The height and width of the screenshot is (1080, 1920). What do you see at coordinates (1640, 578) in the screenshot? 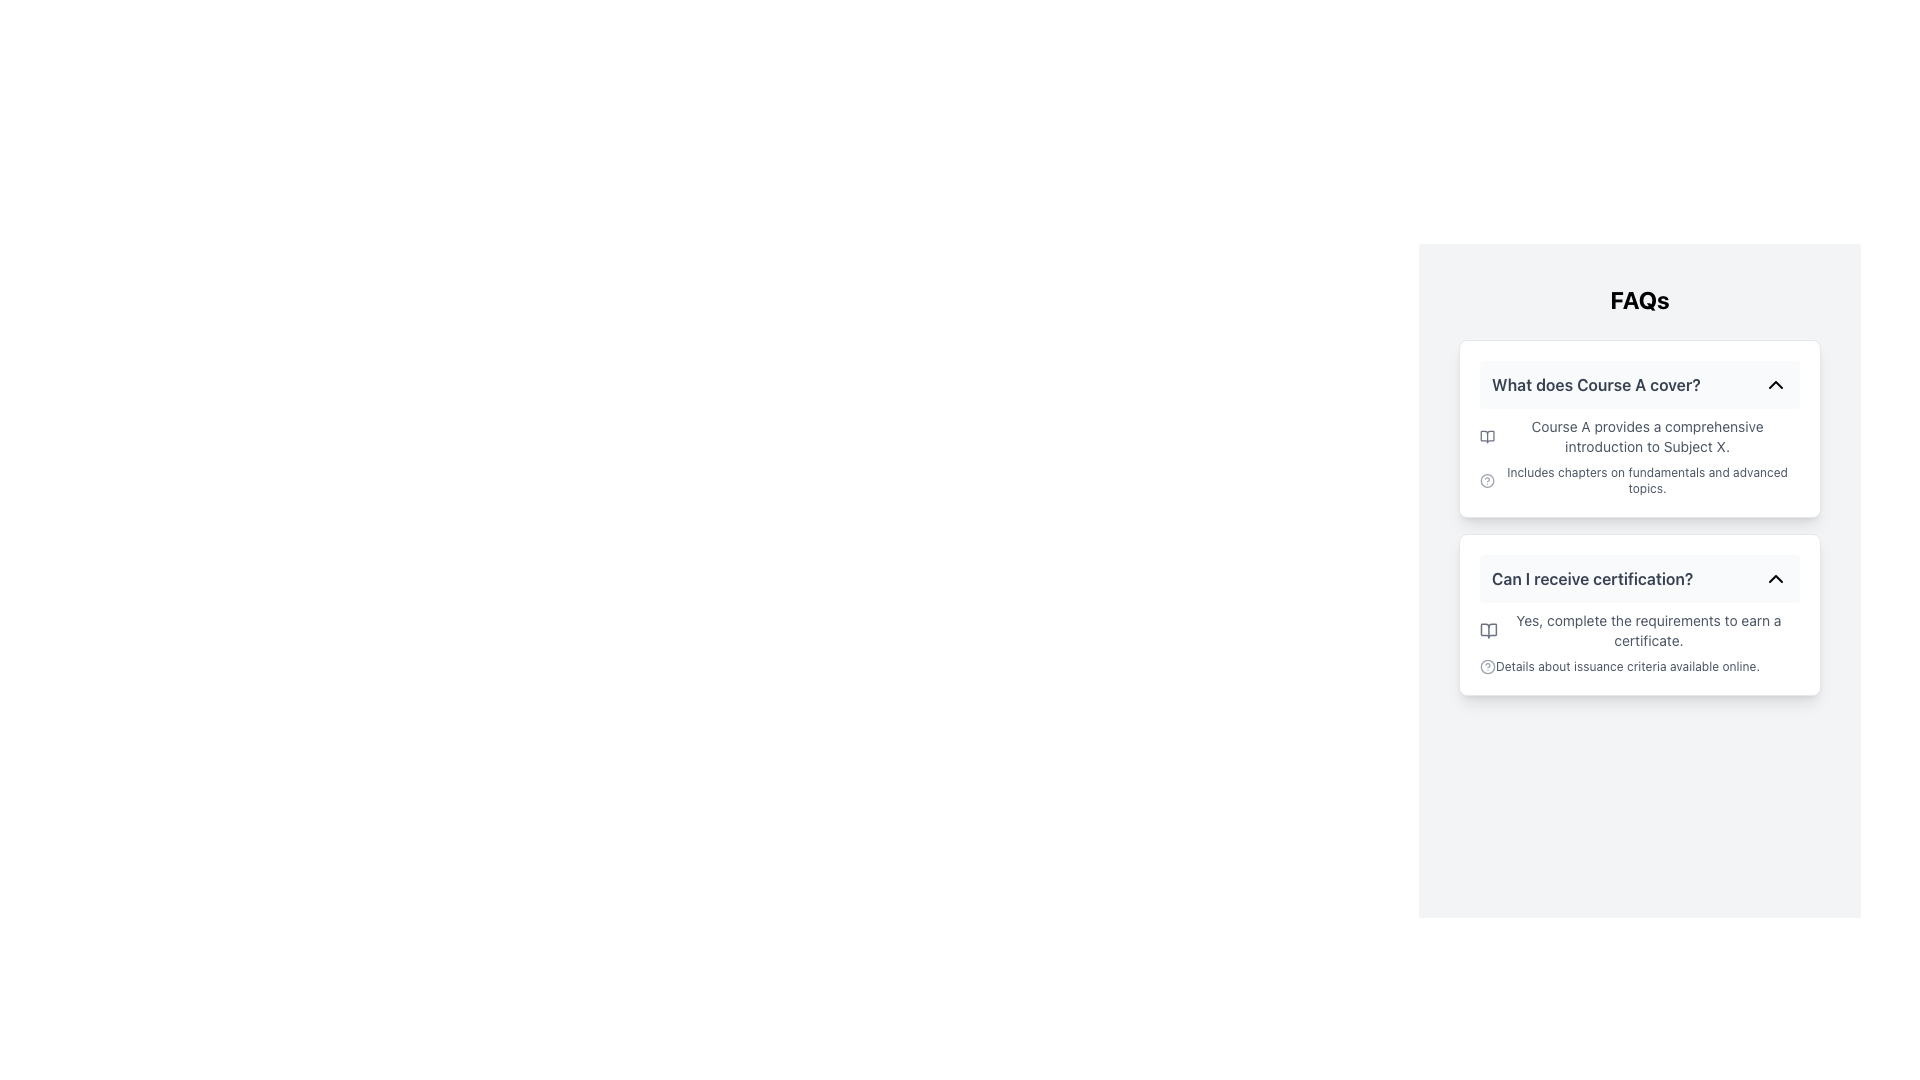
I see `the second accordion header in the FAQs section` at bounding box center [1640, 578].